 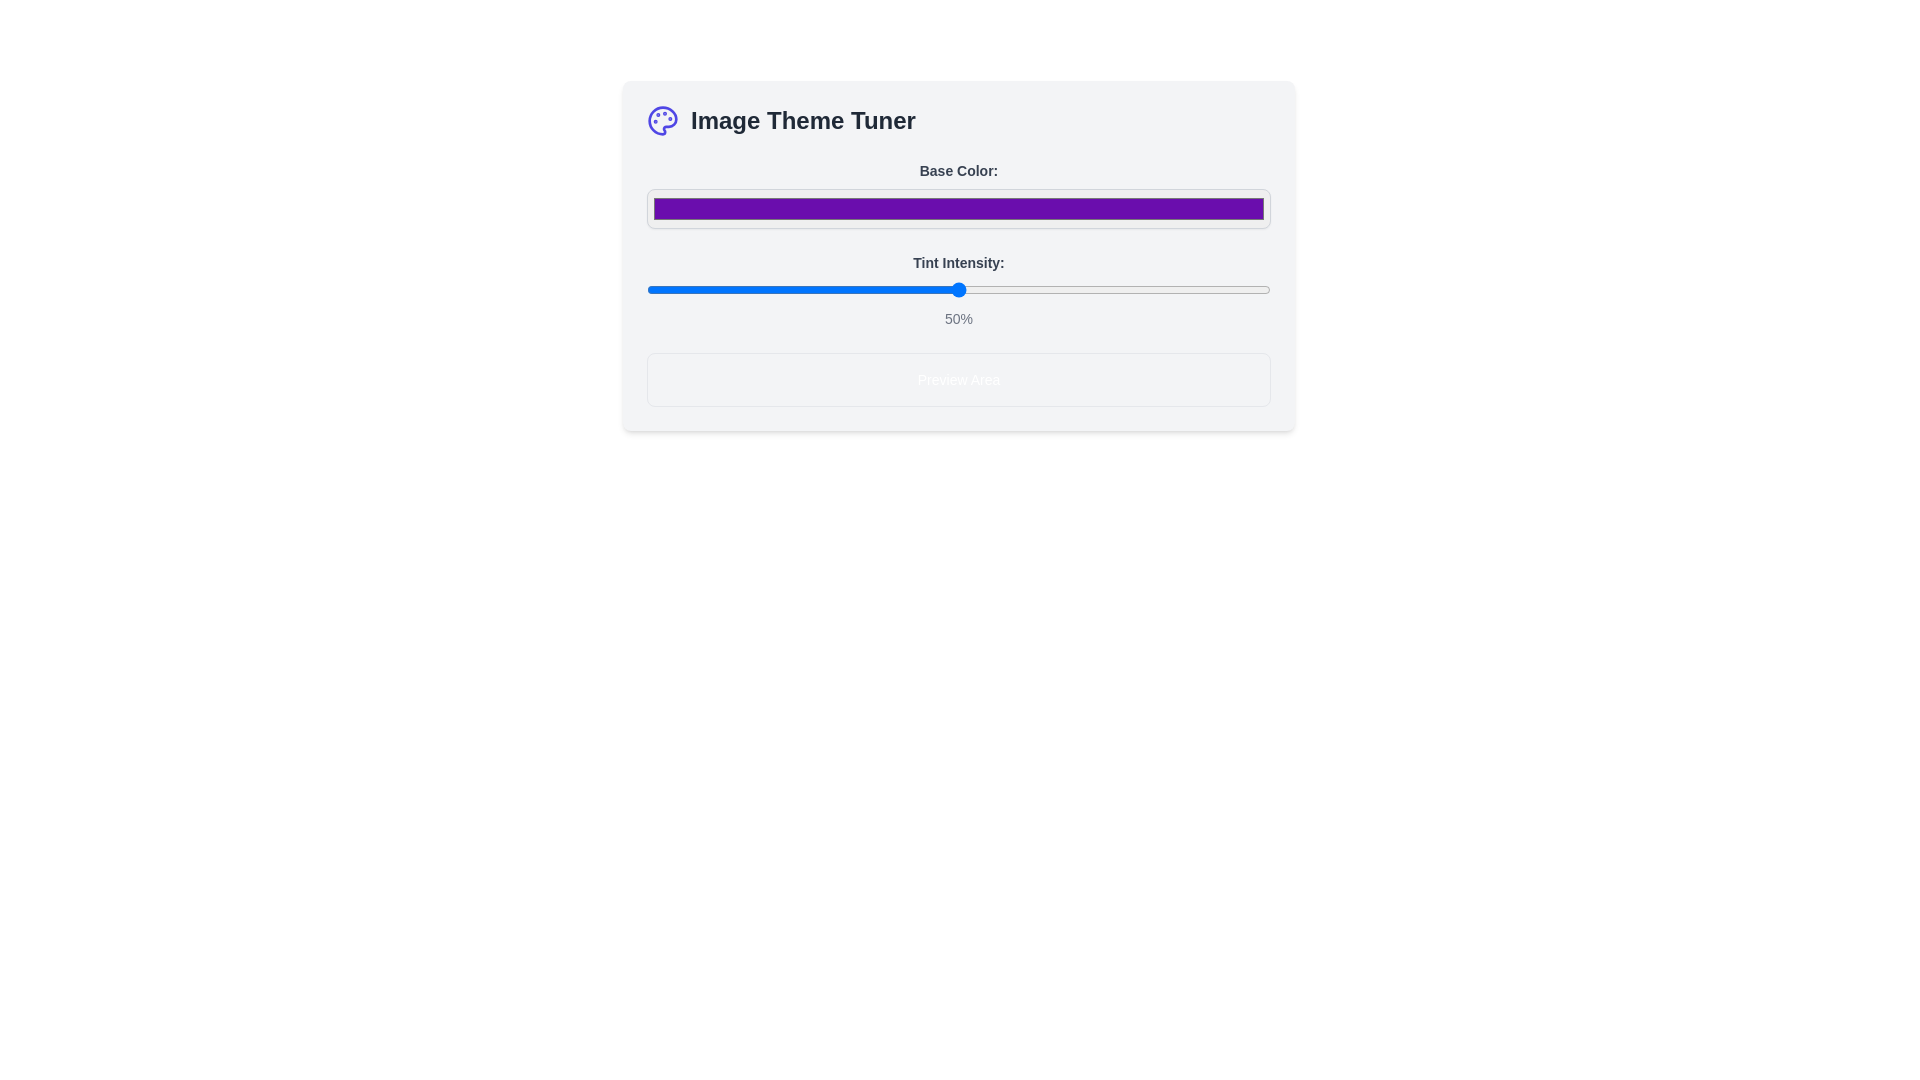 What do you see at coordinates (758, 289) in the screenshot?
I see `the Tint Intensity` at bounding box center [758, 289].